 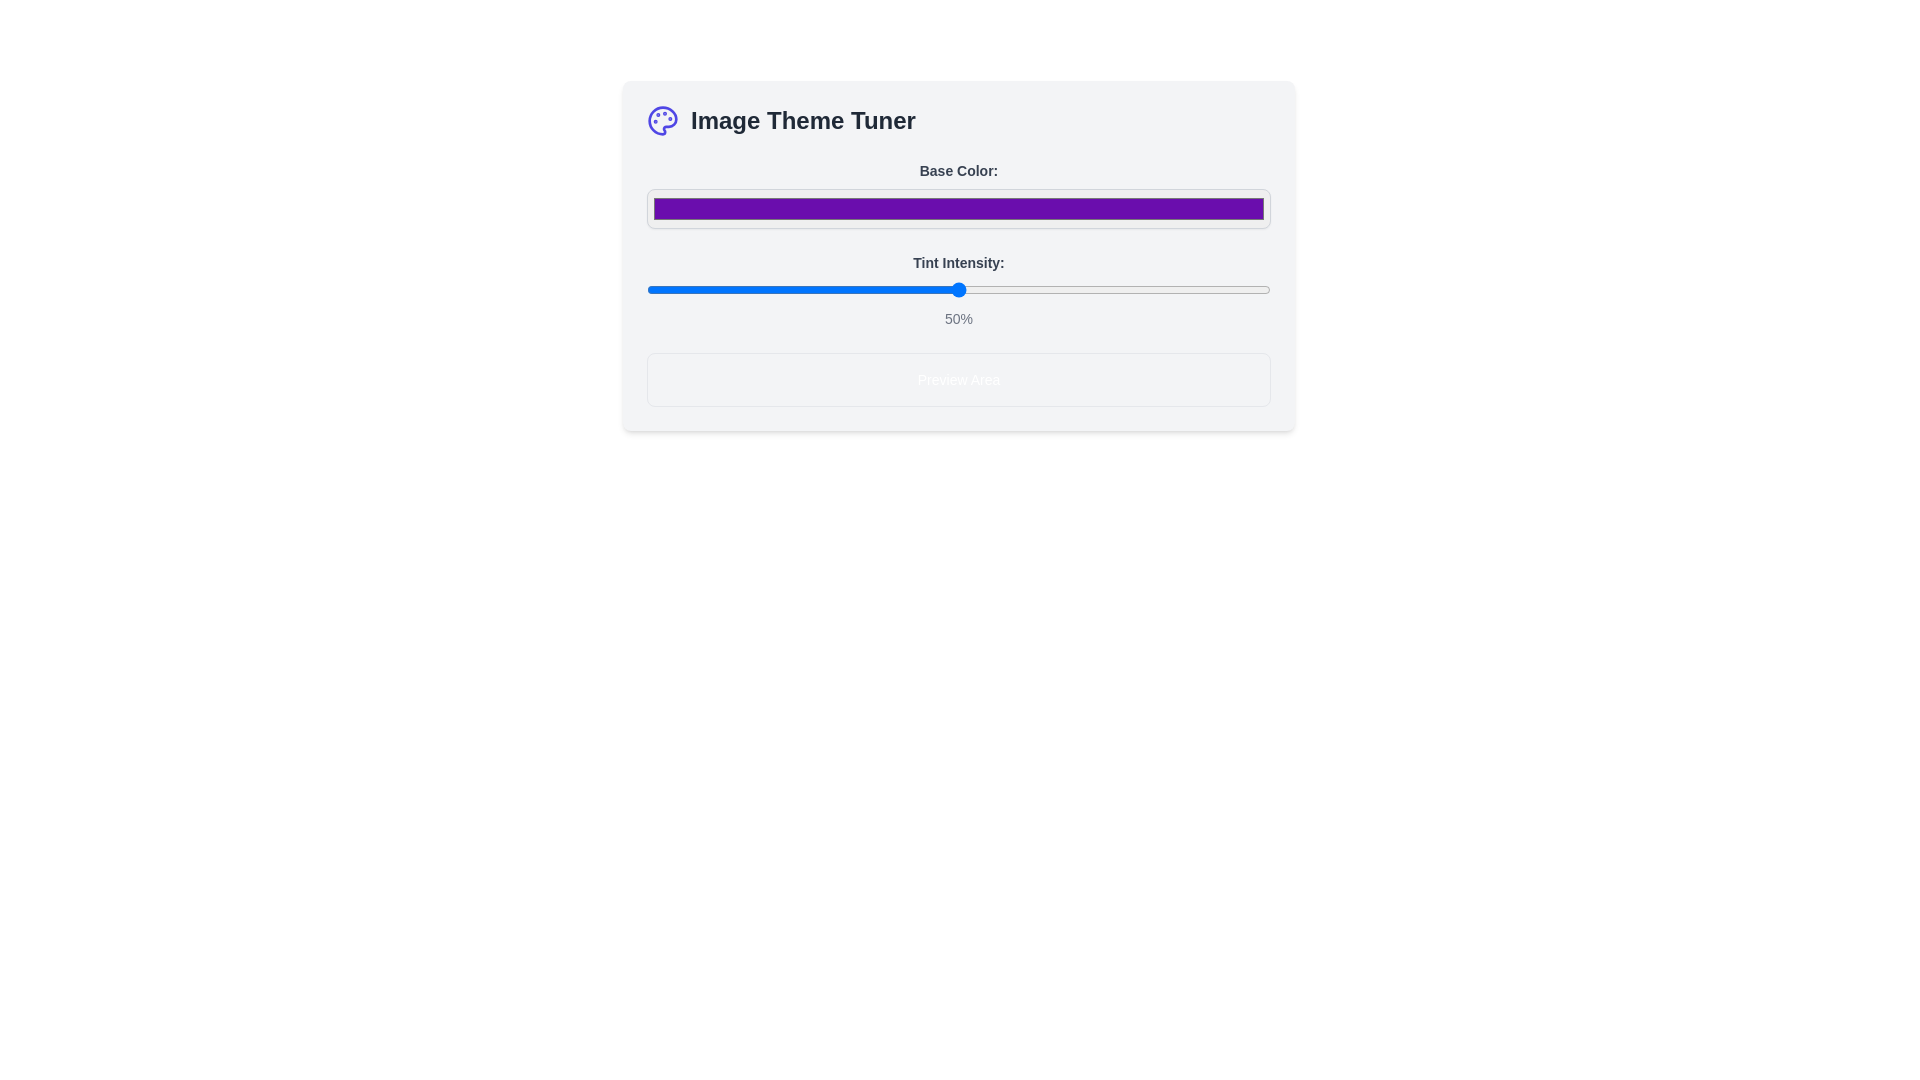 What do you see at coordinates (758, 289) in the screenshot?
I see `the Tint Intensity` at bounding box center [758, 289].